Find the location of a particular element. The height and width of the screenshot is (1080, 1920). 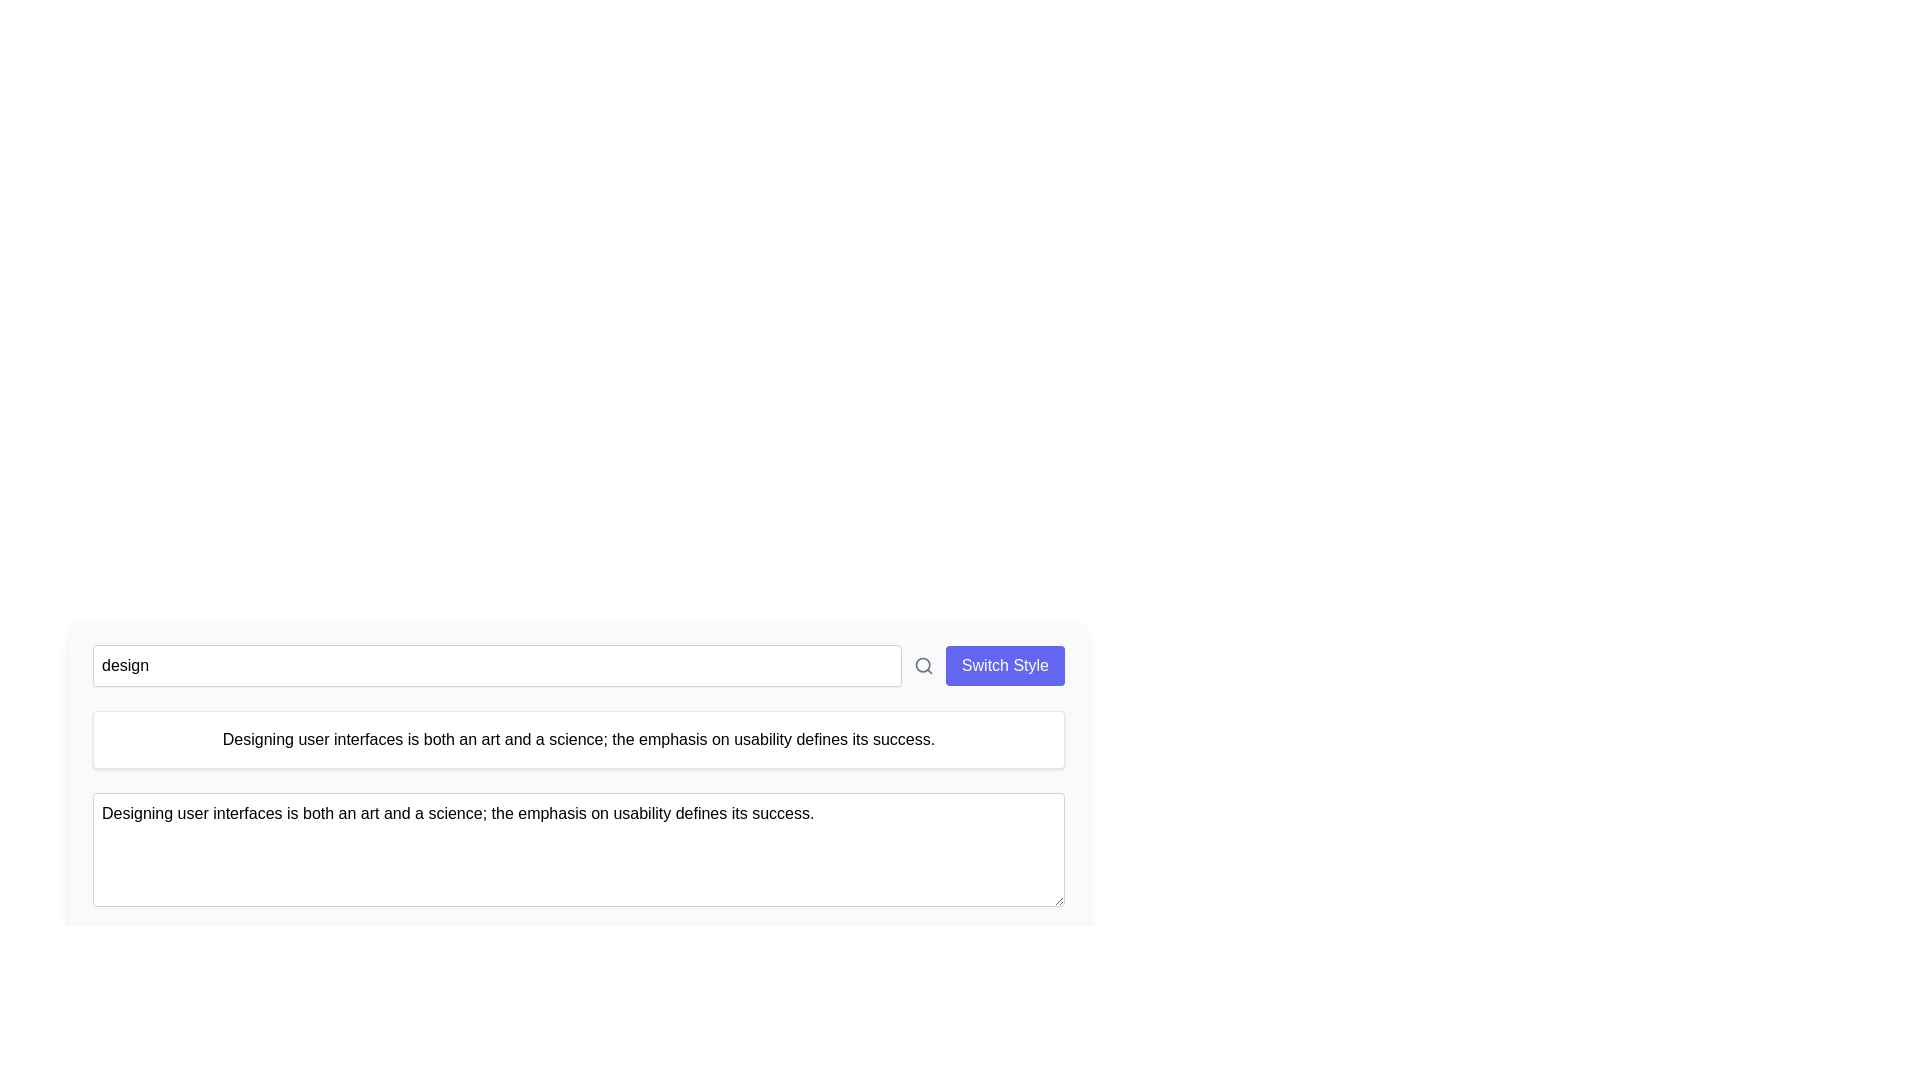

the gray circular part of the magnifying glass icon located in the top-right corner of the search bar is located at coordinates (921, 665).